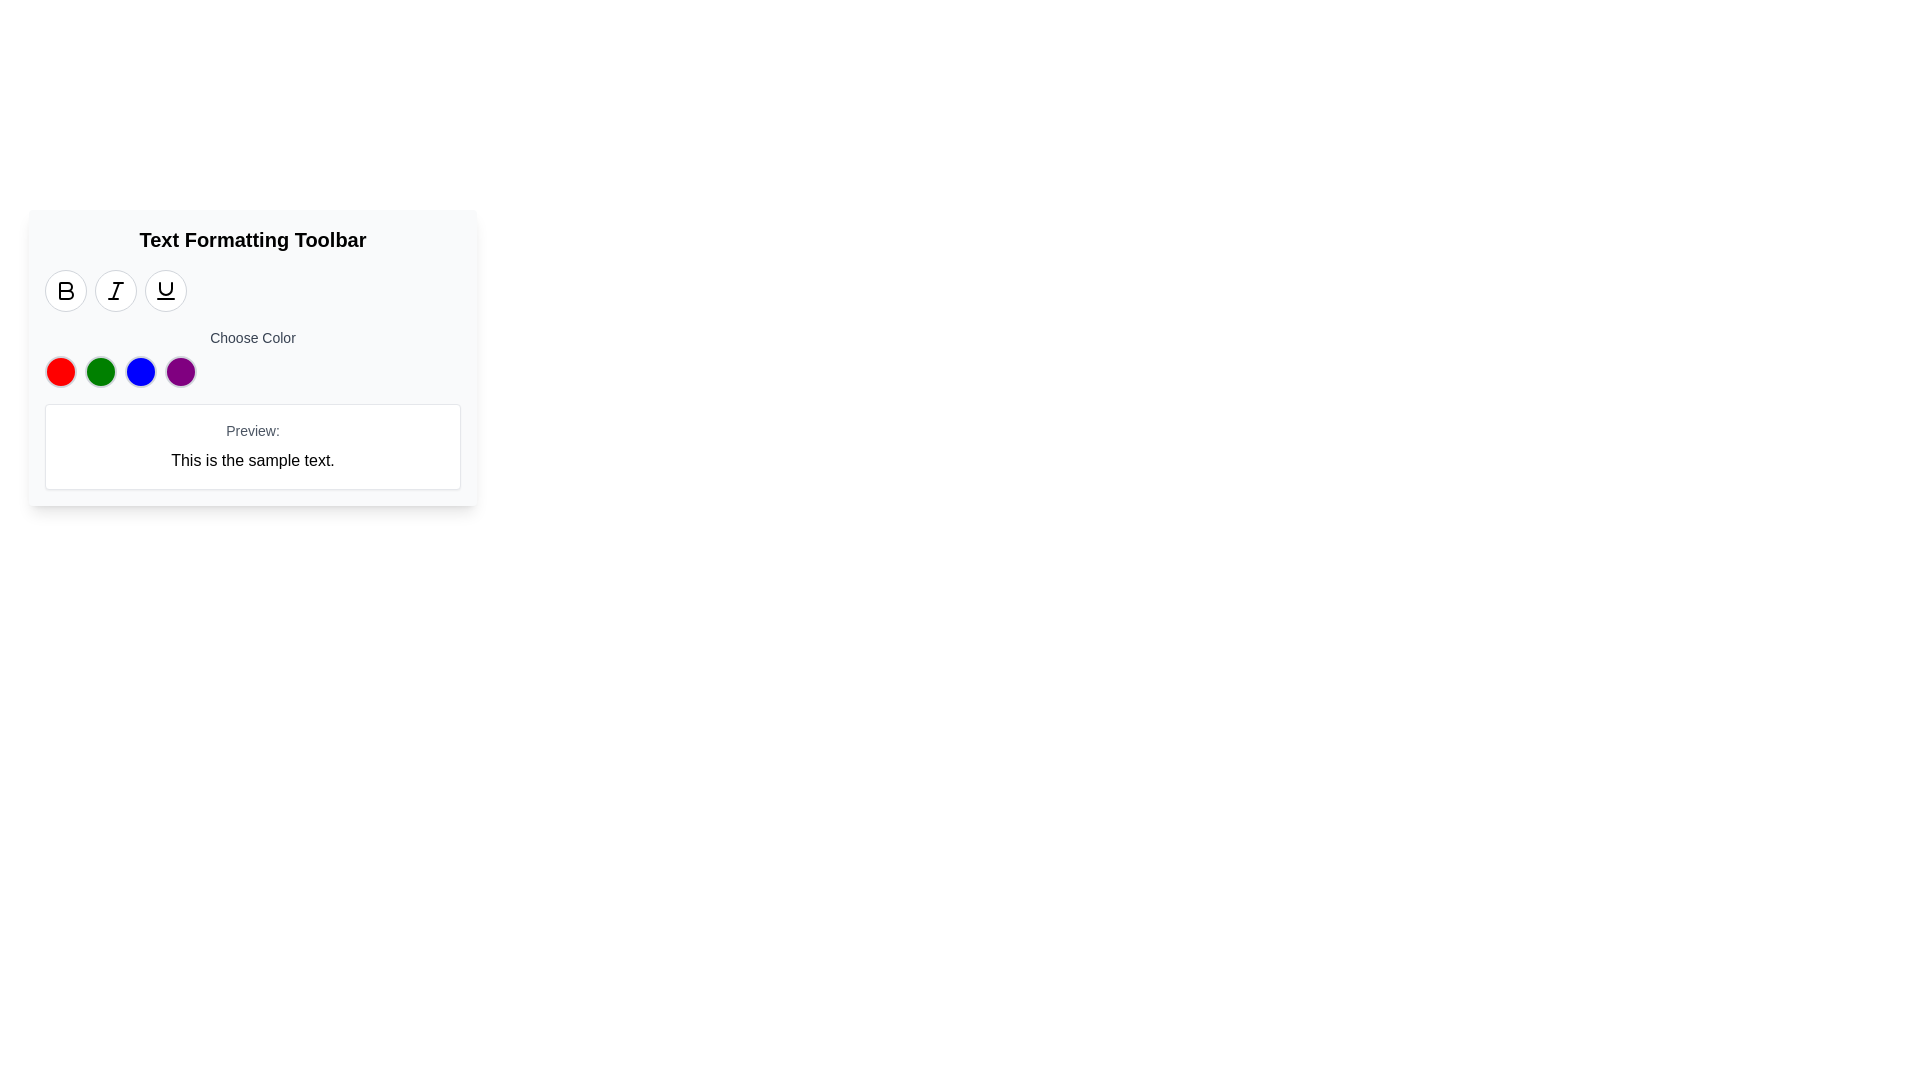 The height and width of the screenshot is (1080, 1920). Describe the element at coordinates (114, 290) in the screenshot. I see `the central graphic of the 'Italic' button in the text formatting toolbar, which represents the italicizing functionality for selected text` at that location.